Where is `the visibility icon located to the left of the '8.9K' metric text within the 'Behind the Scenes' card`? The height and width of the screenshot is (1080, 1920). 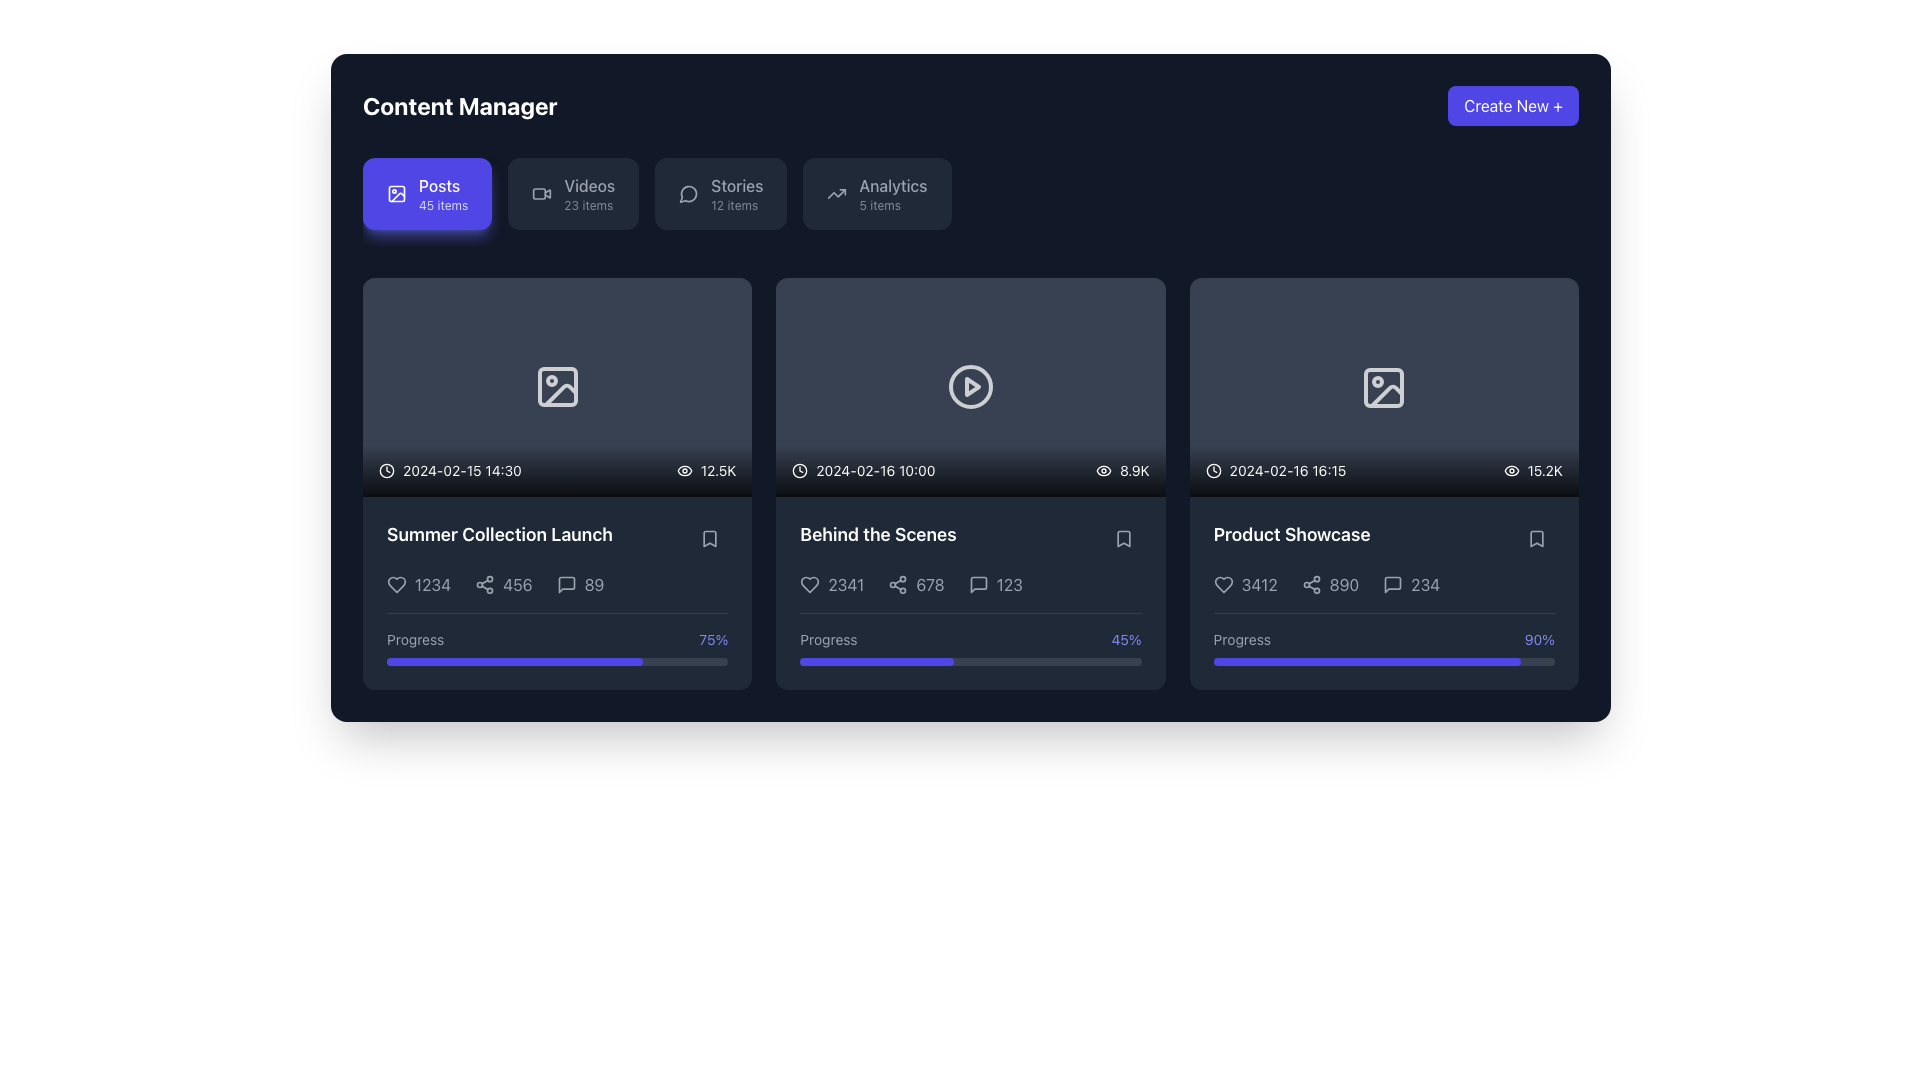
the visibility icon located to the left of the '8.9K' metric text within the 'Behind the Scenes' card is located at coordinates (1103, 470).